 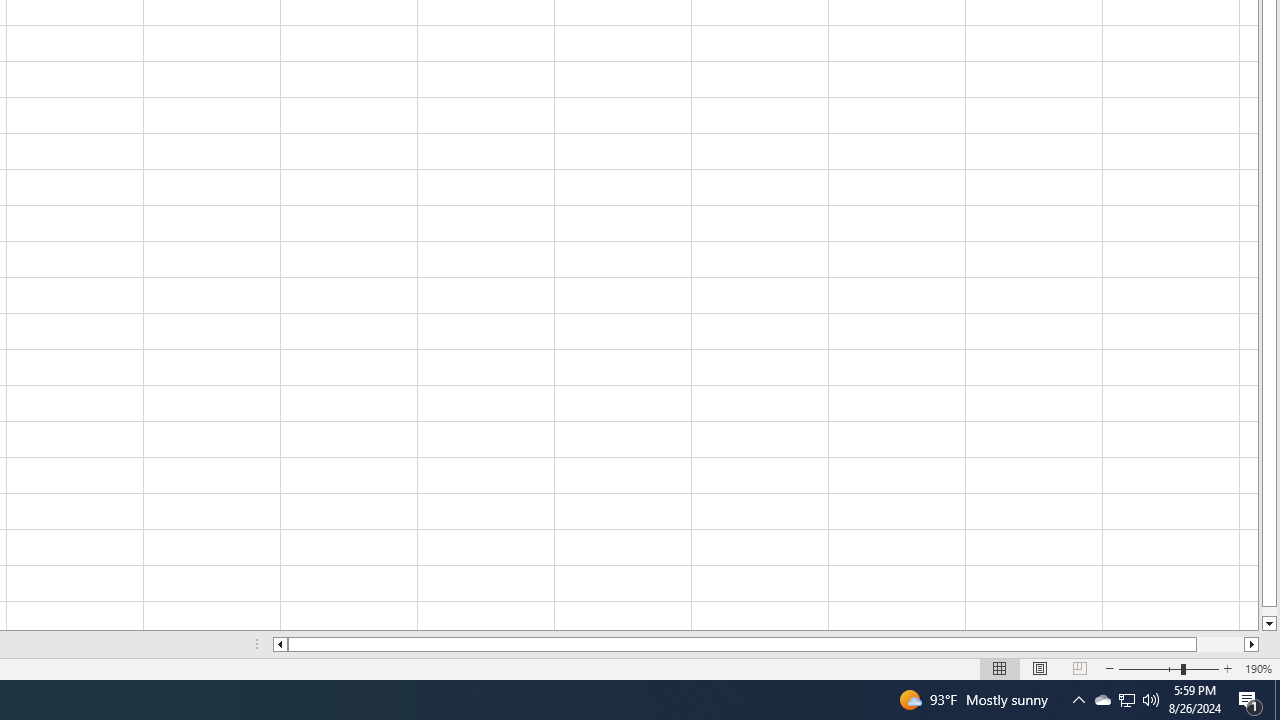 I want to click on 'Zoom Out', so click(x=1150, y=669).